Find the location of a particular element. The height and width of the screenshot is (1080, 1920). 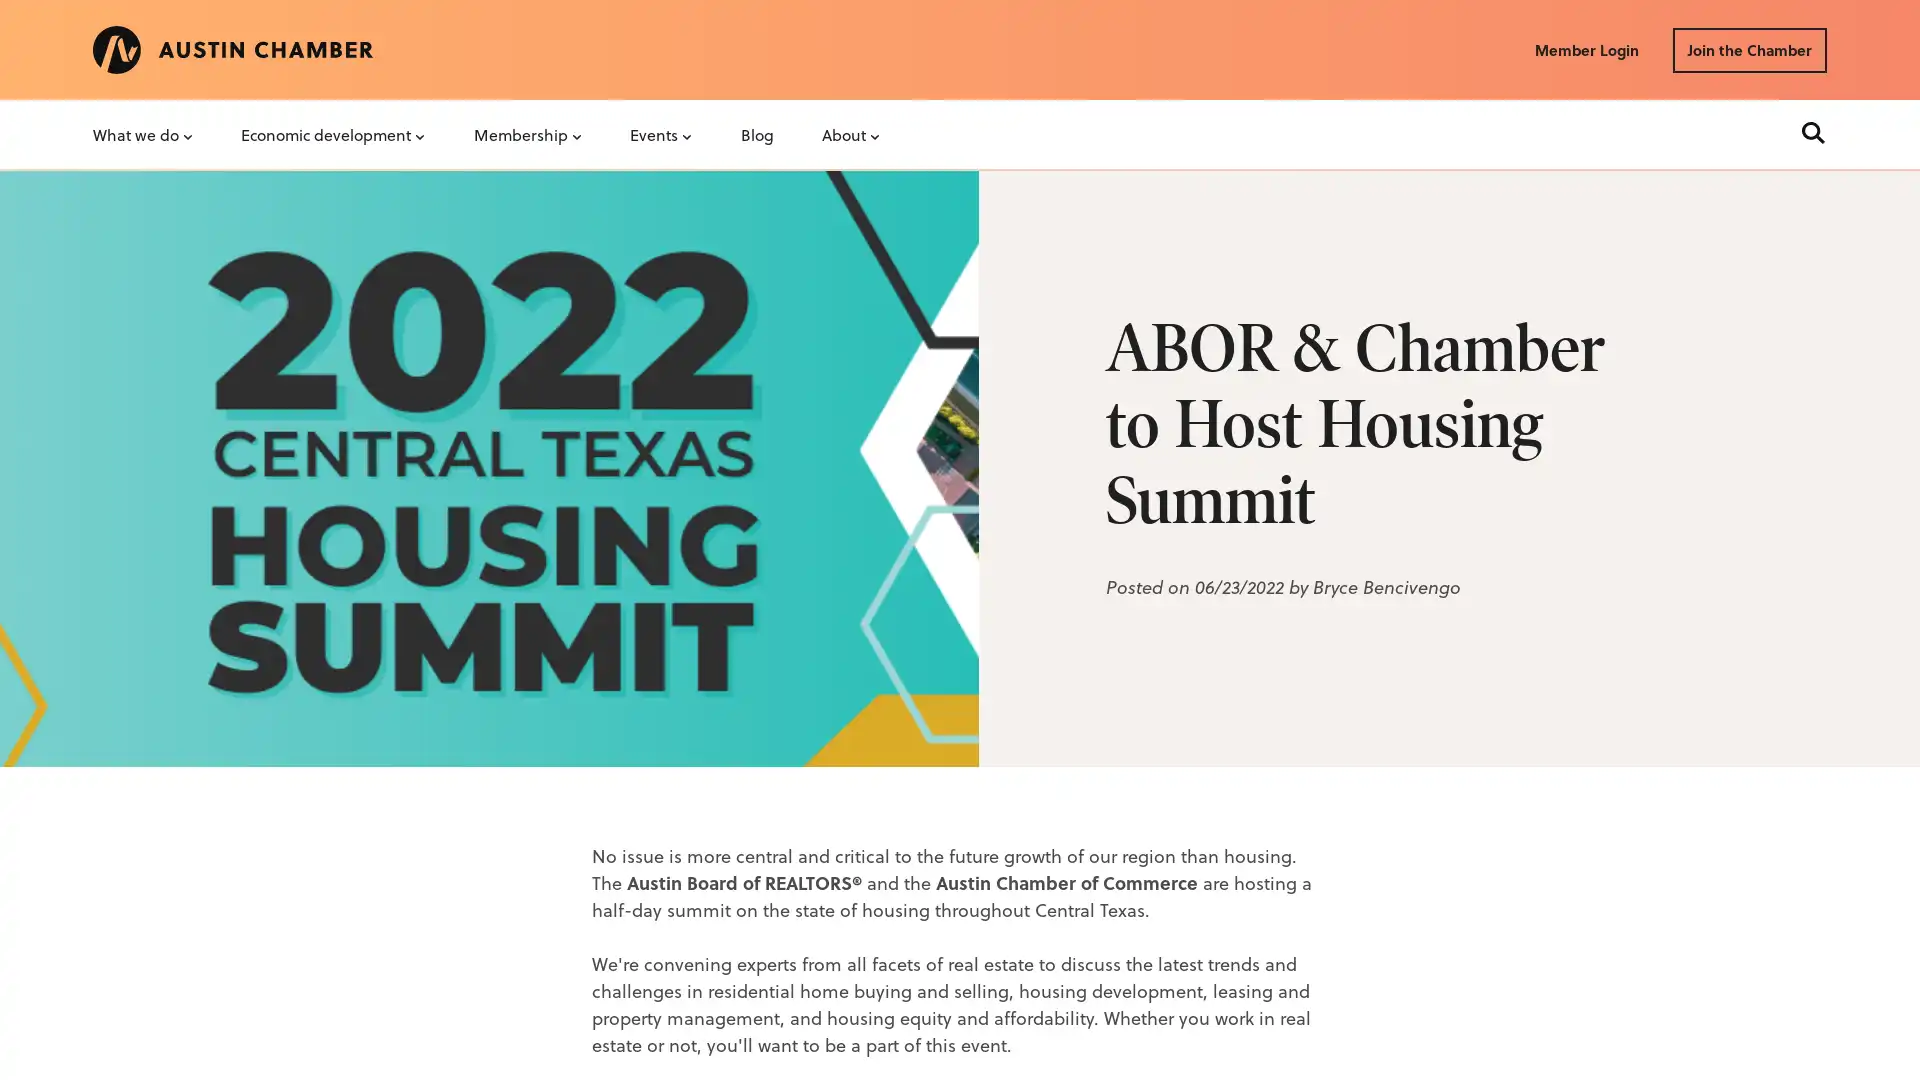

Search is located at coordinates (1813, 134).